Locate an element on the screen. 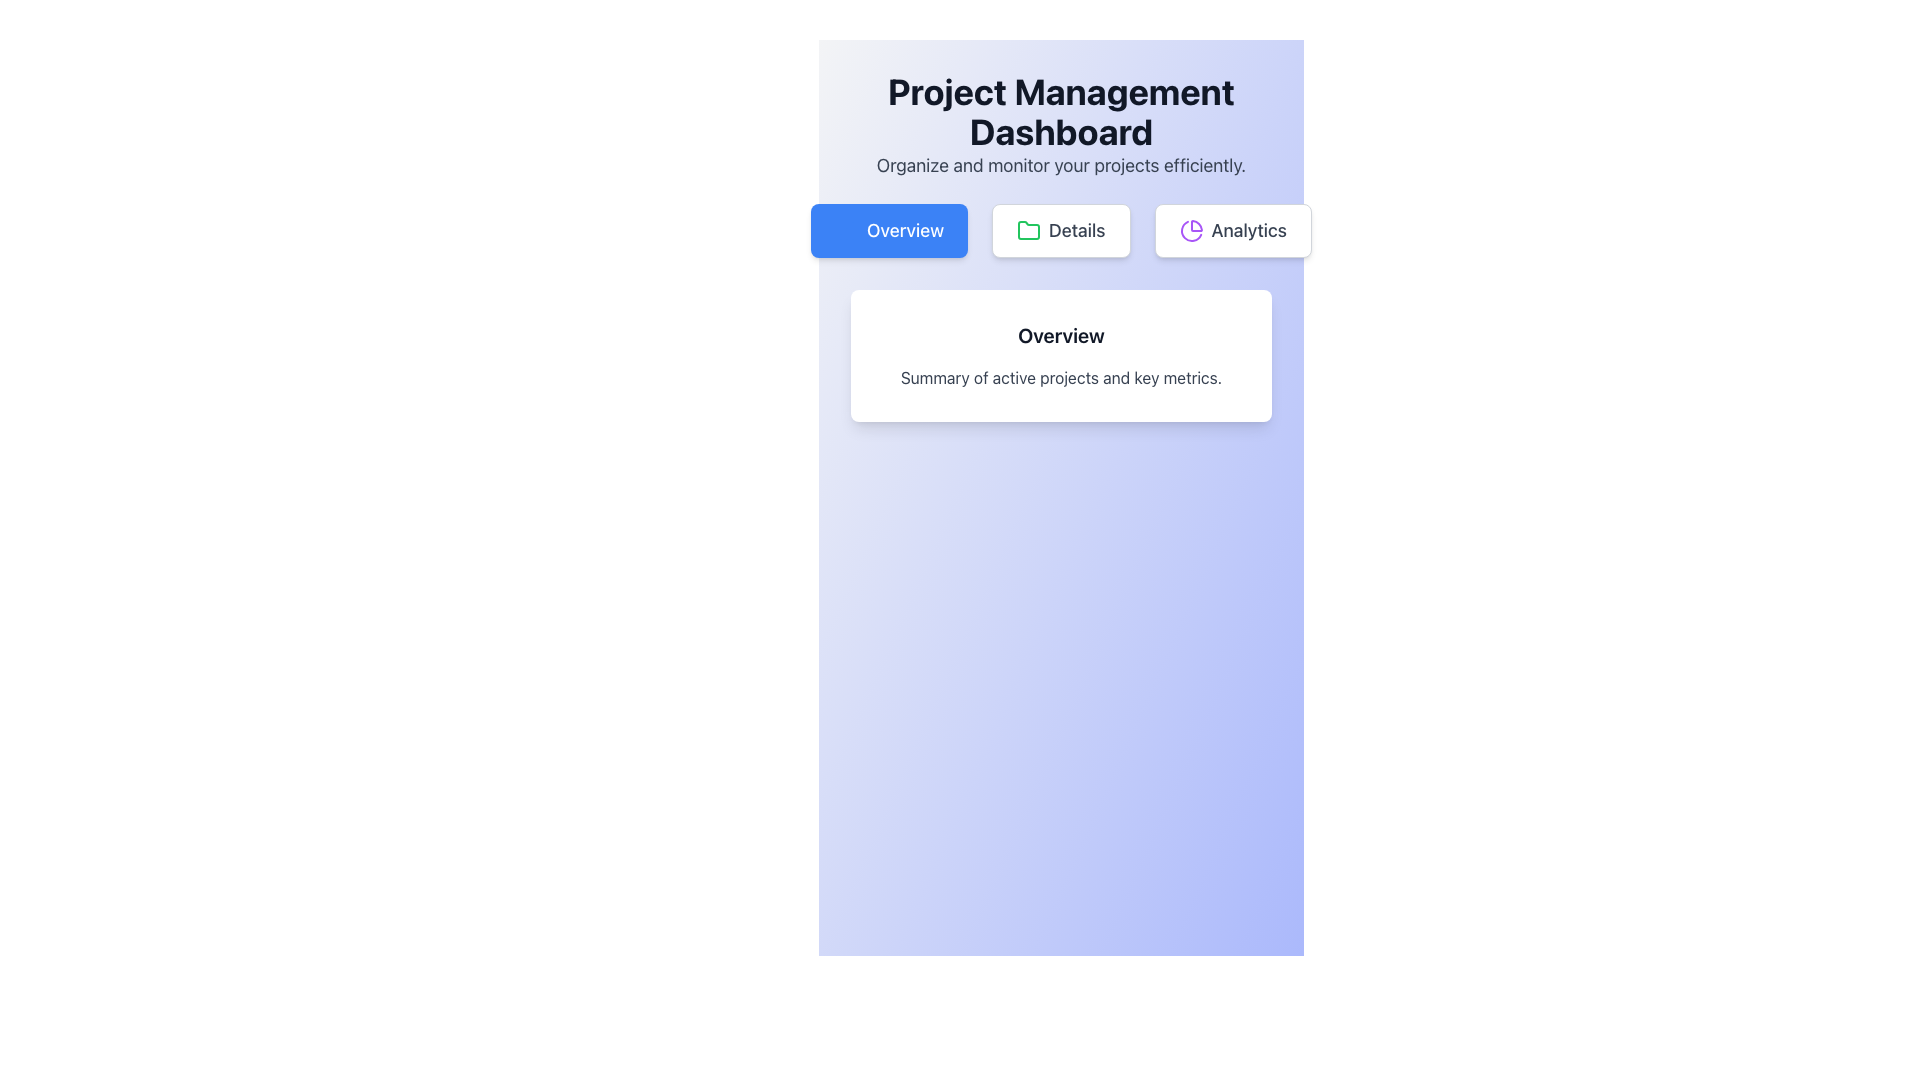  the text element titled 'Project Management Dashboard' which includes the subtitle 'Organize and monitor your projects efficiently.' is located at coordinates (1060, 126).